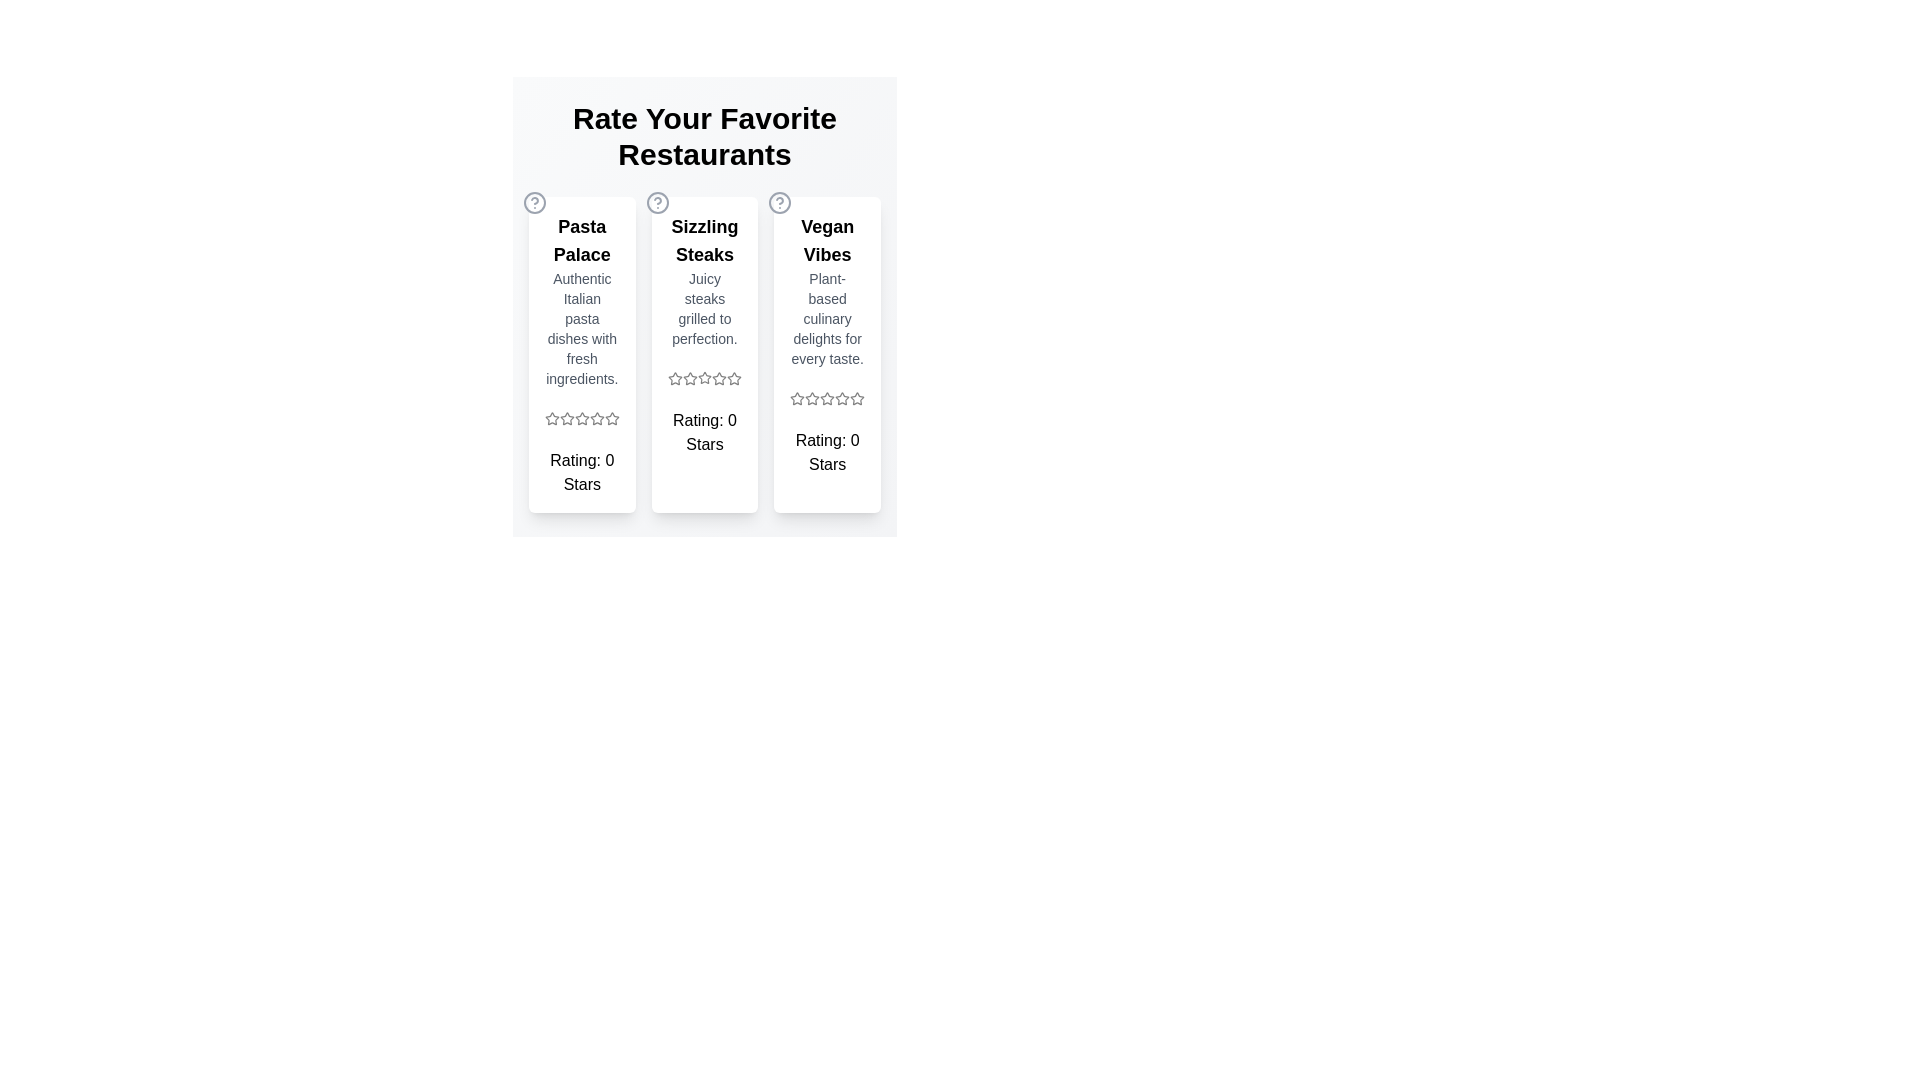  Describe the element at coordinates (690, 378) in the screenshot. I see `the star icon for 2 stars in the Sizzling Steaks section` at that location.